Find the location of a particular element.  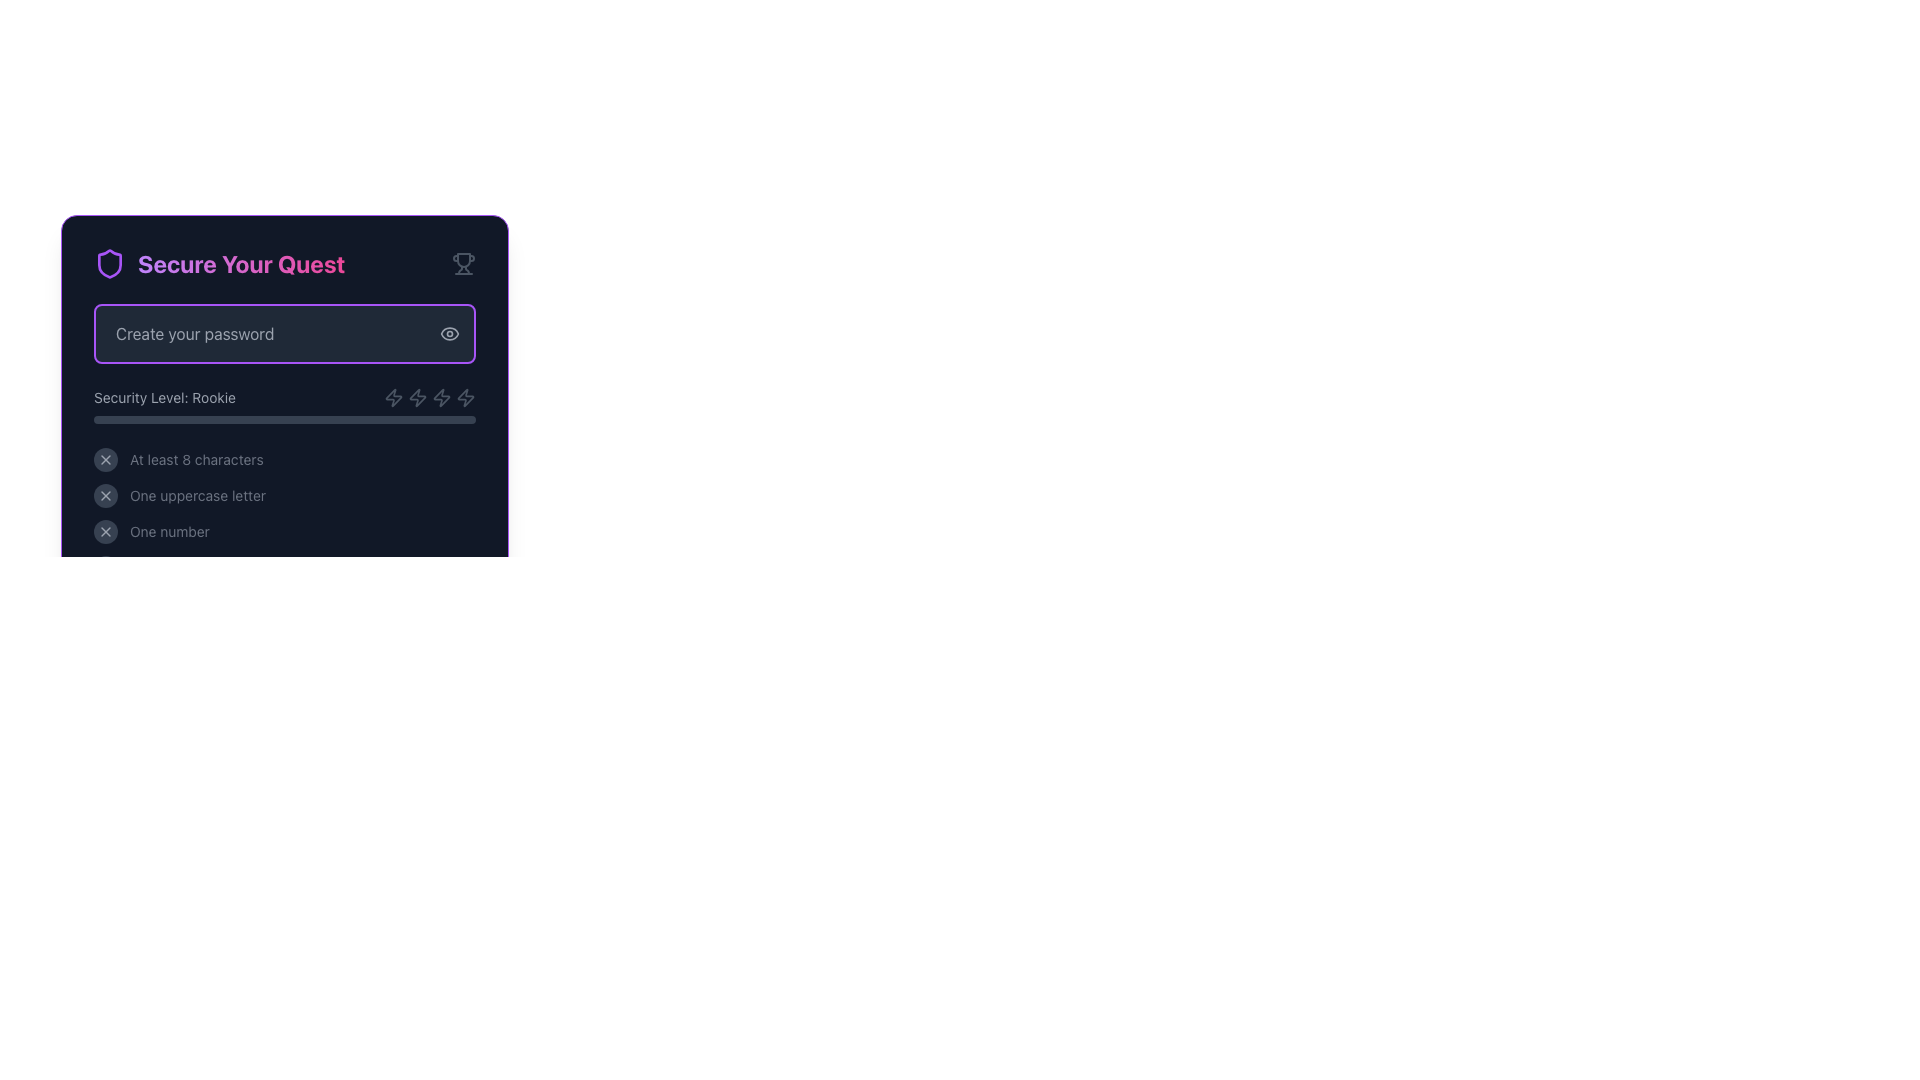

the third icon in a horizontal row of icons that indicates the security level of the password being created is located at coordinates (416, 397).